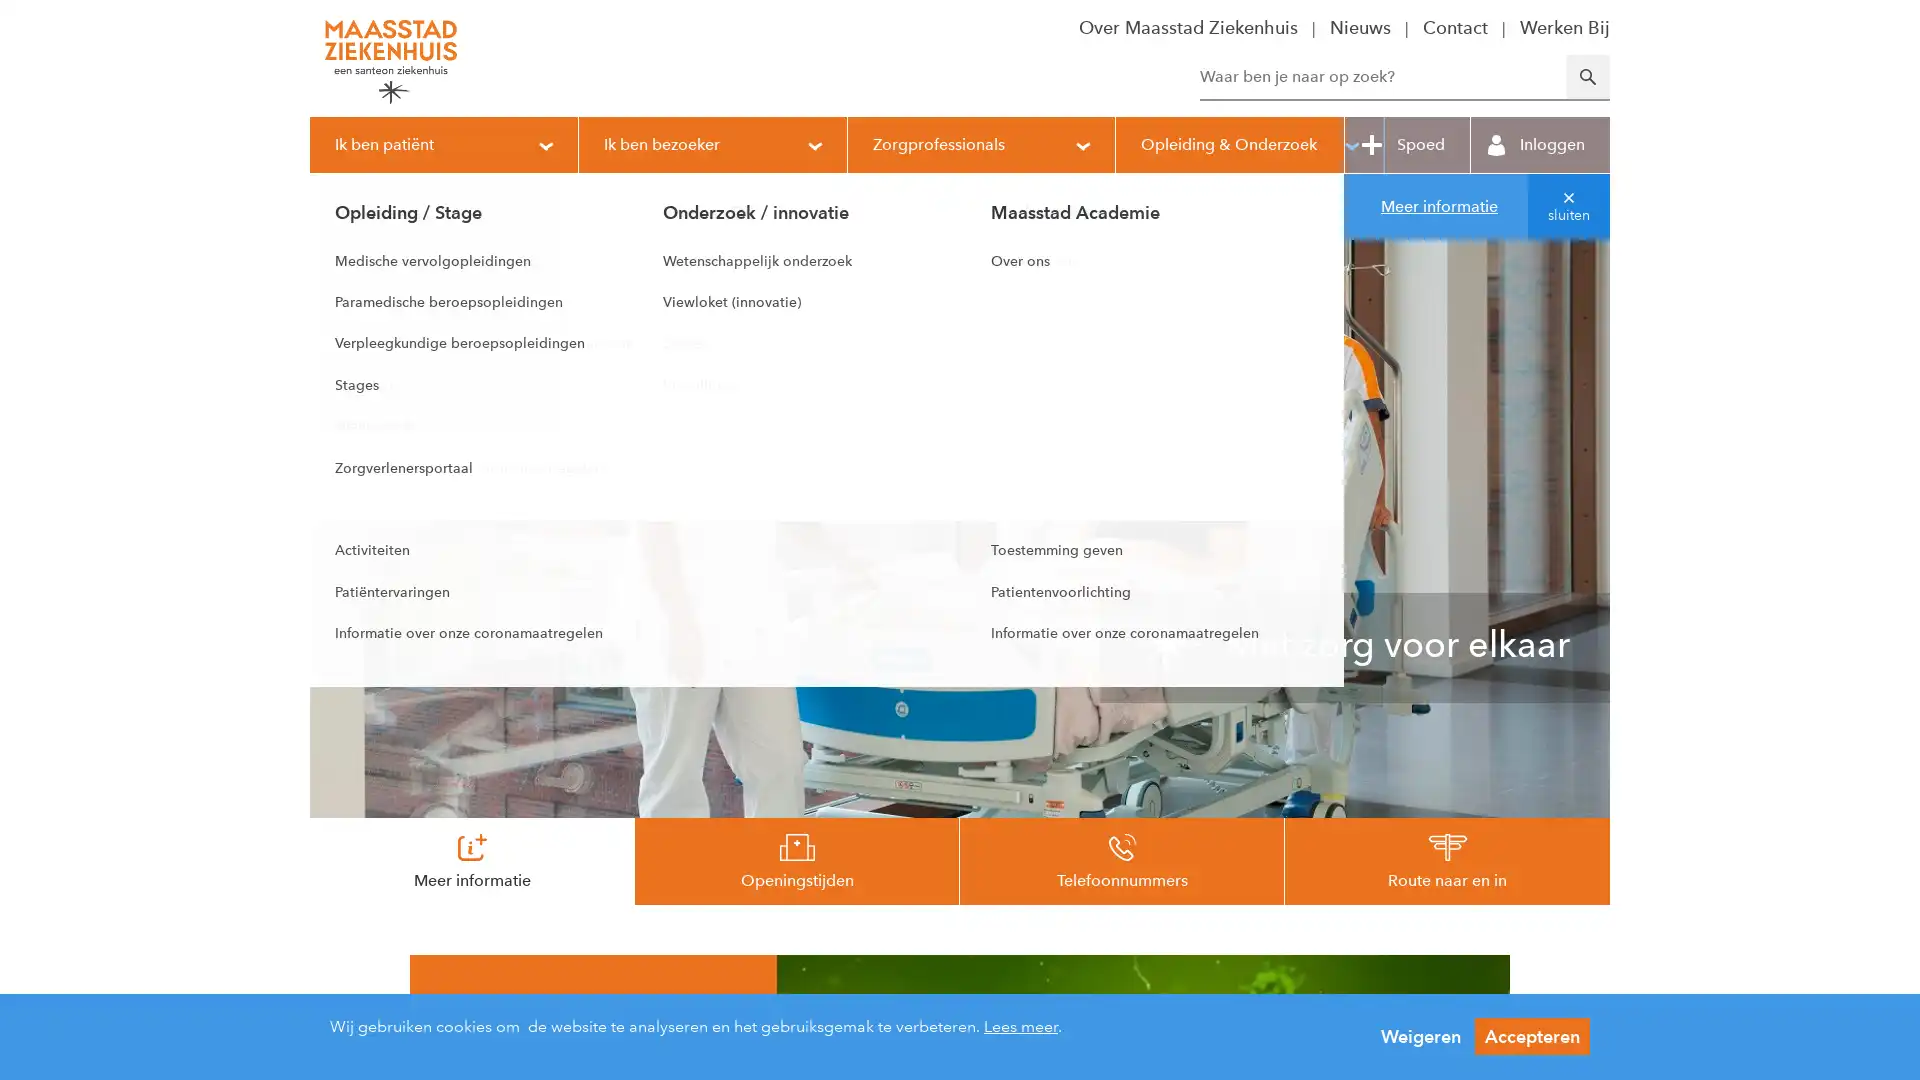 The image size is (1920, 1080). Describe the element at coordinates (442, 144) in the screenshot. I see `Ik ben patient` at that location.